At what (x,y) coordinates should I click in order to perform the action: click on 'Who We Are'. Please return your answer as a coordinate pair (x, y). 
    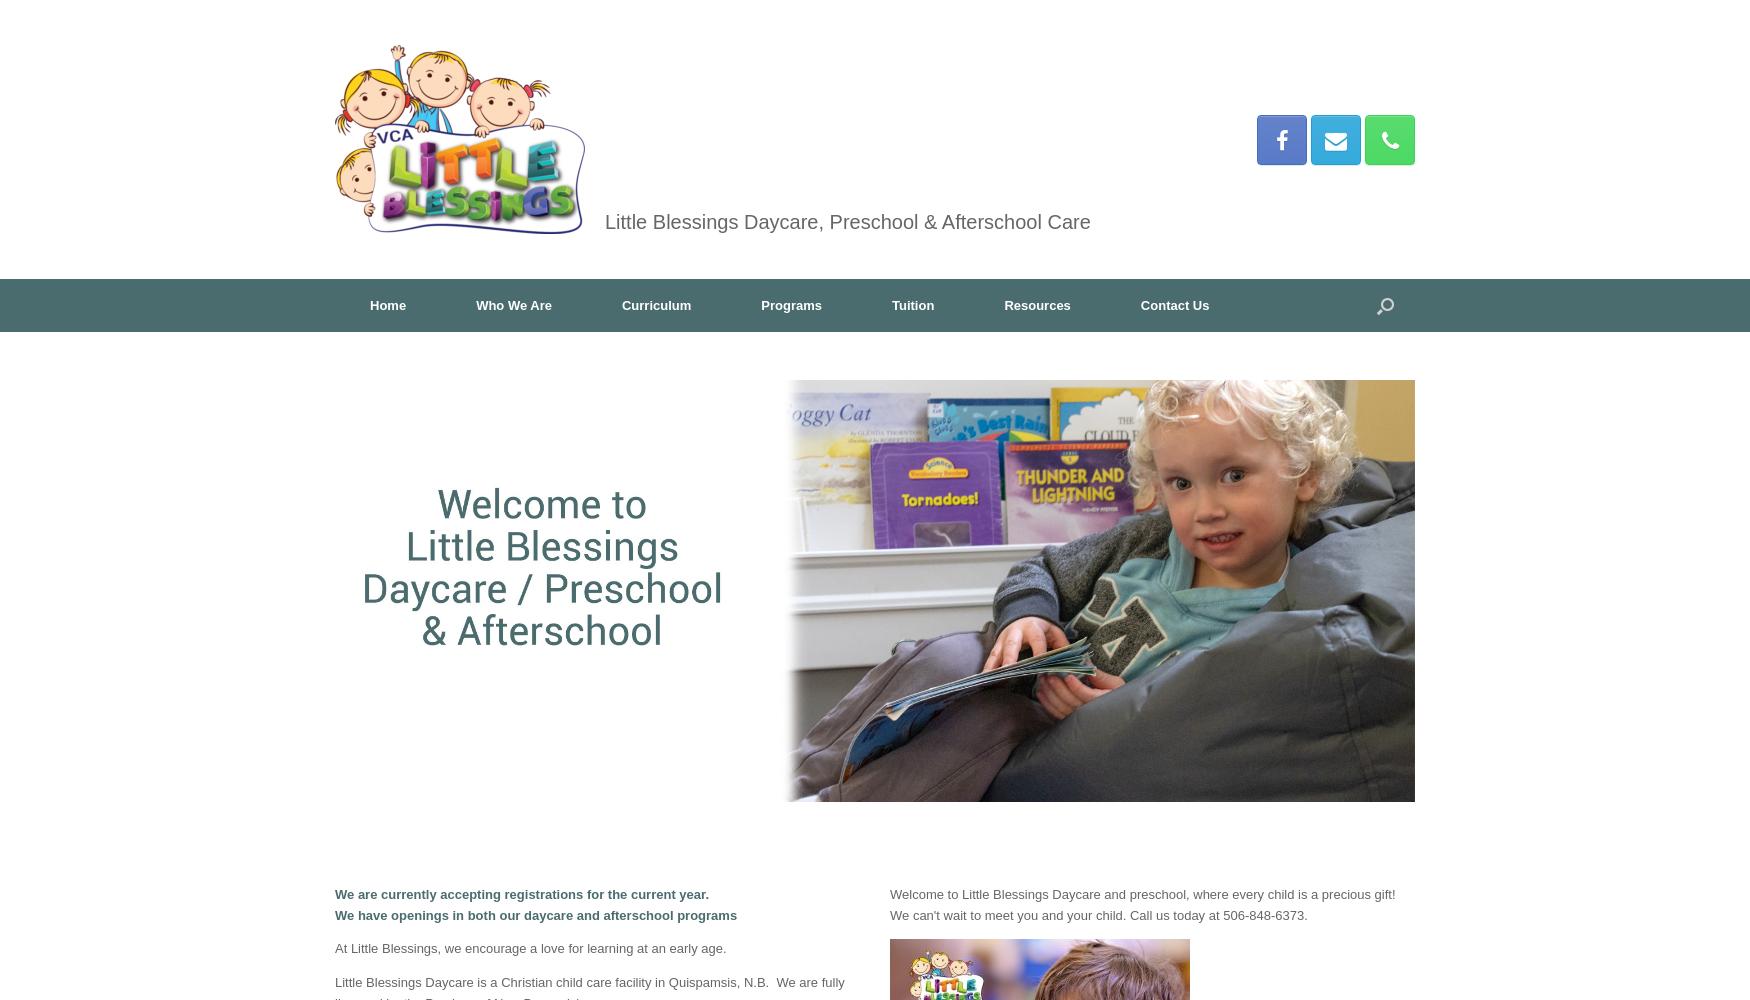
    Looking at the image, I should click on (512, 305).